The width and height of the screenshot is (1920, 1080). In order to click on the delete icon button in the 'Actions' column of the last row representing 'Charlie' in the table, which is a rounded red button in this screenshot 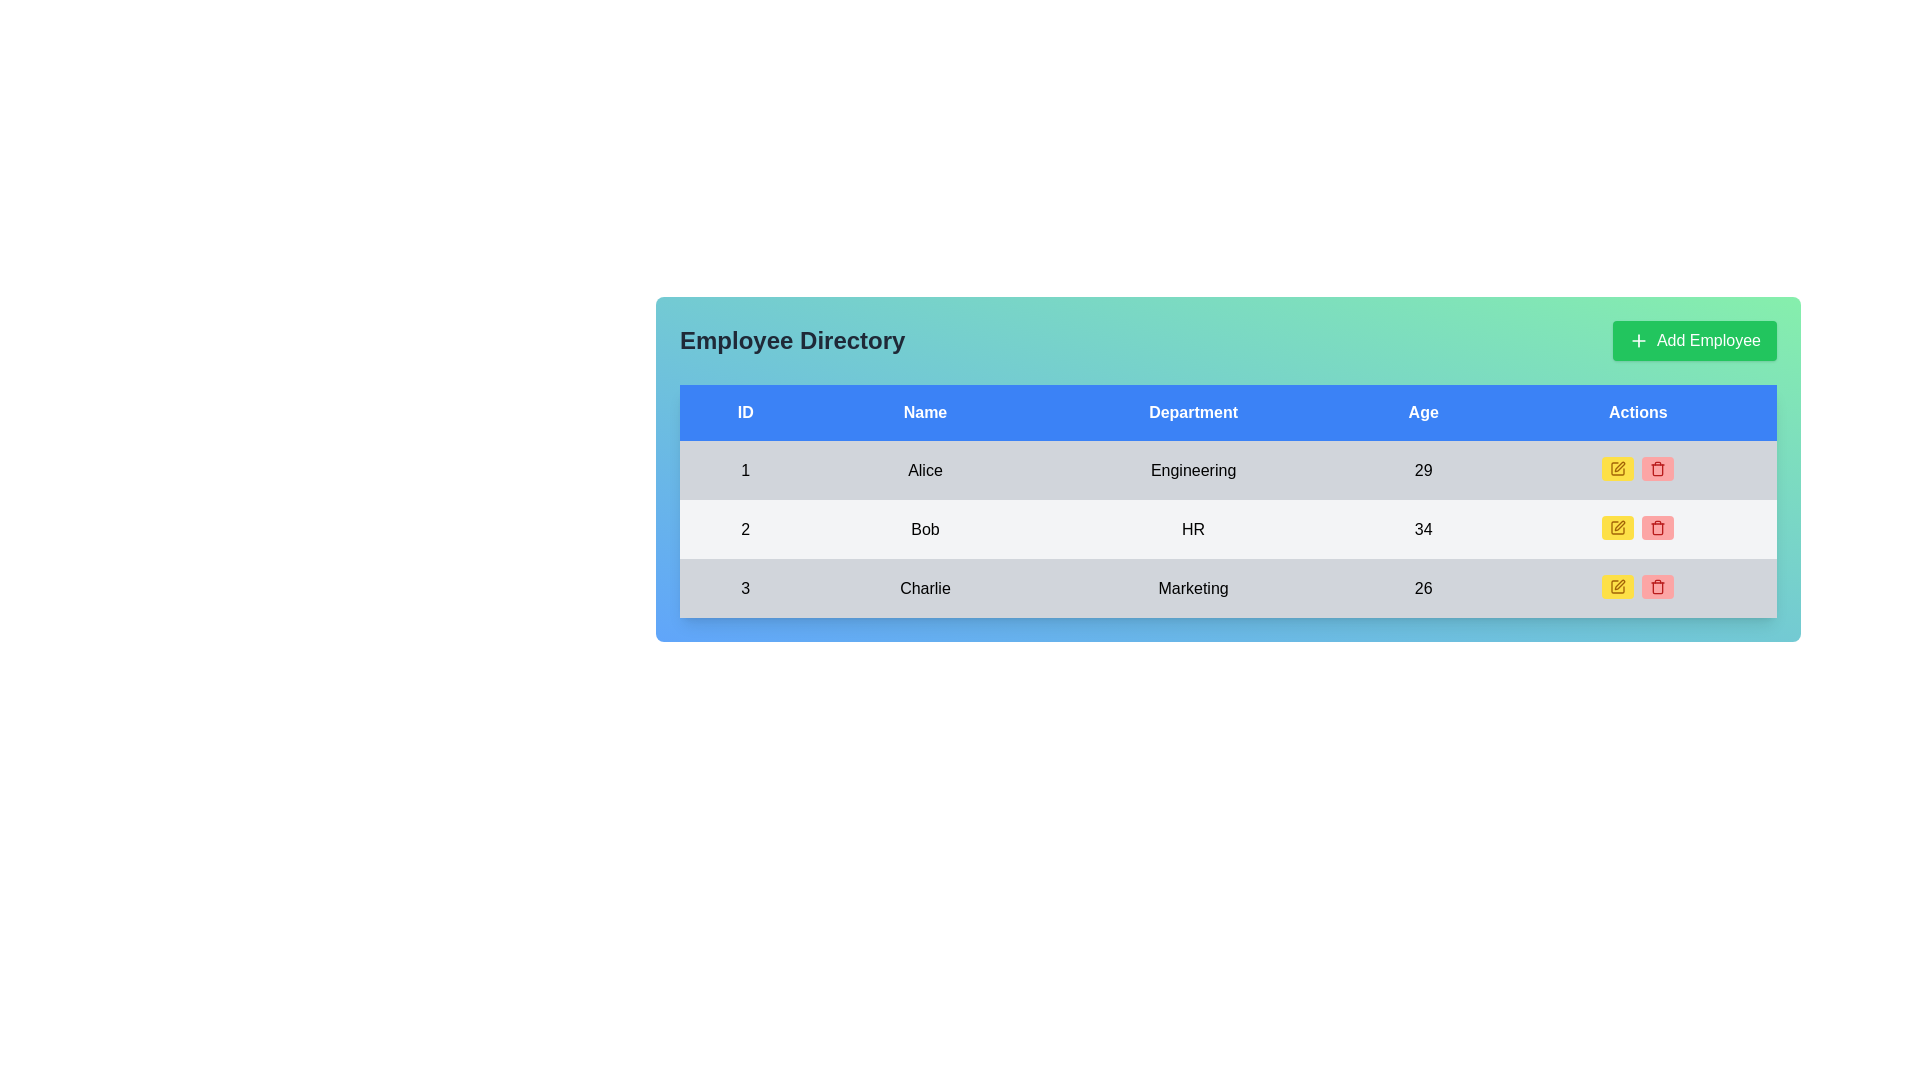, I will do `click(1658, 585)`.